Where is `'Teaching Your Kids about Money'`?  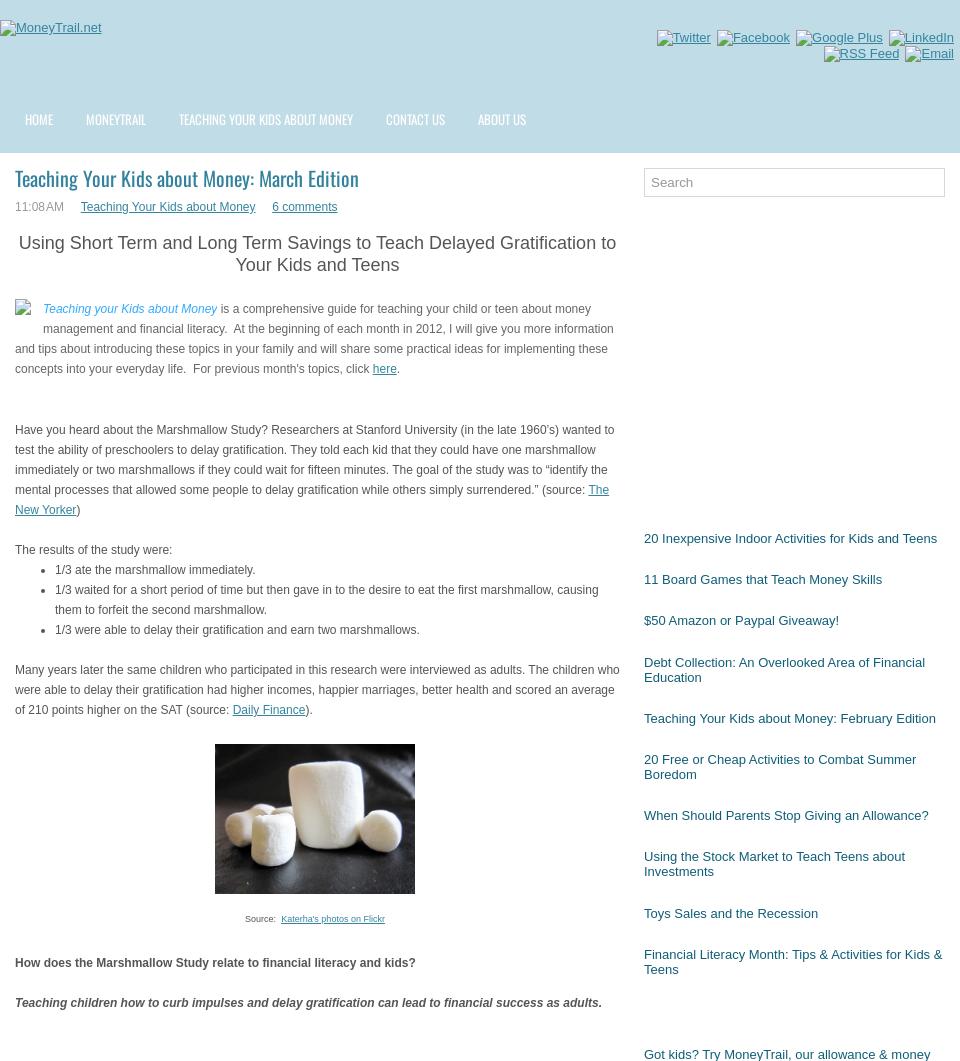 'Teaching Your Kids about Money' is located at coordinates (166, 206).